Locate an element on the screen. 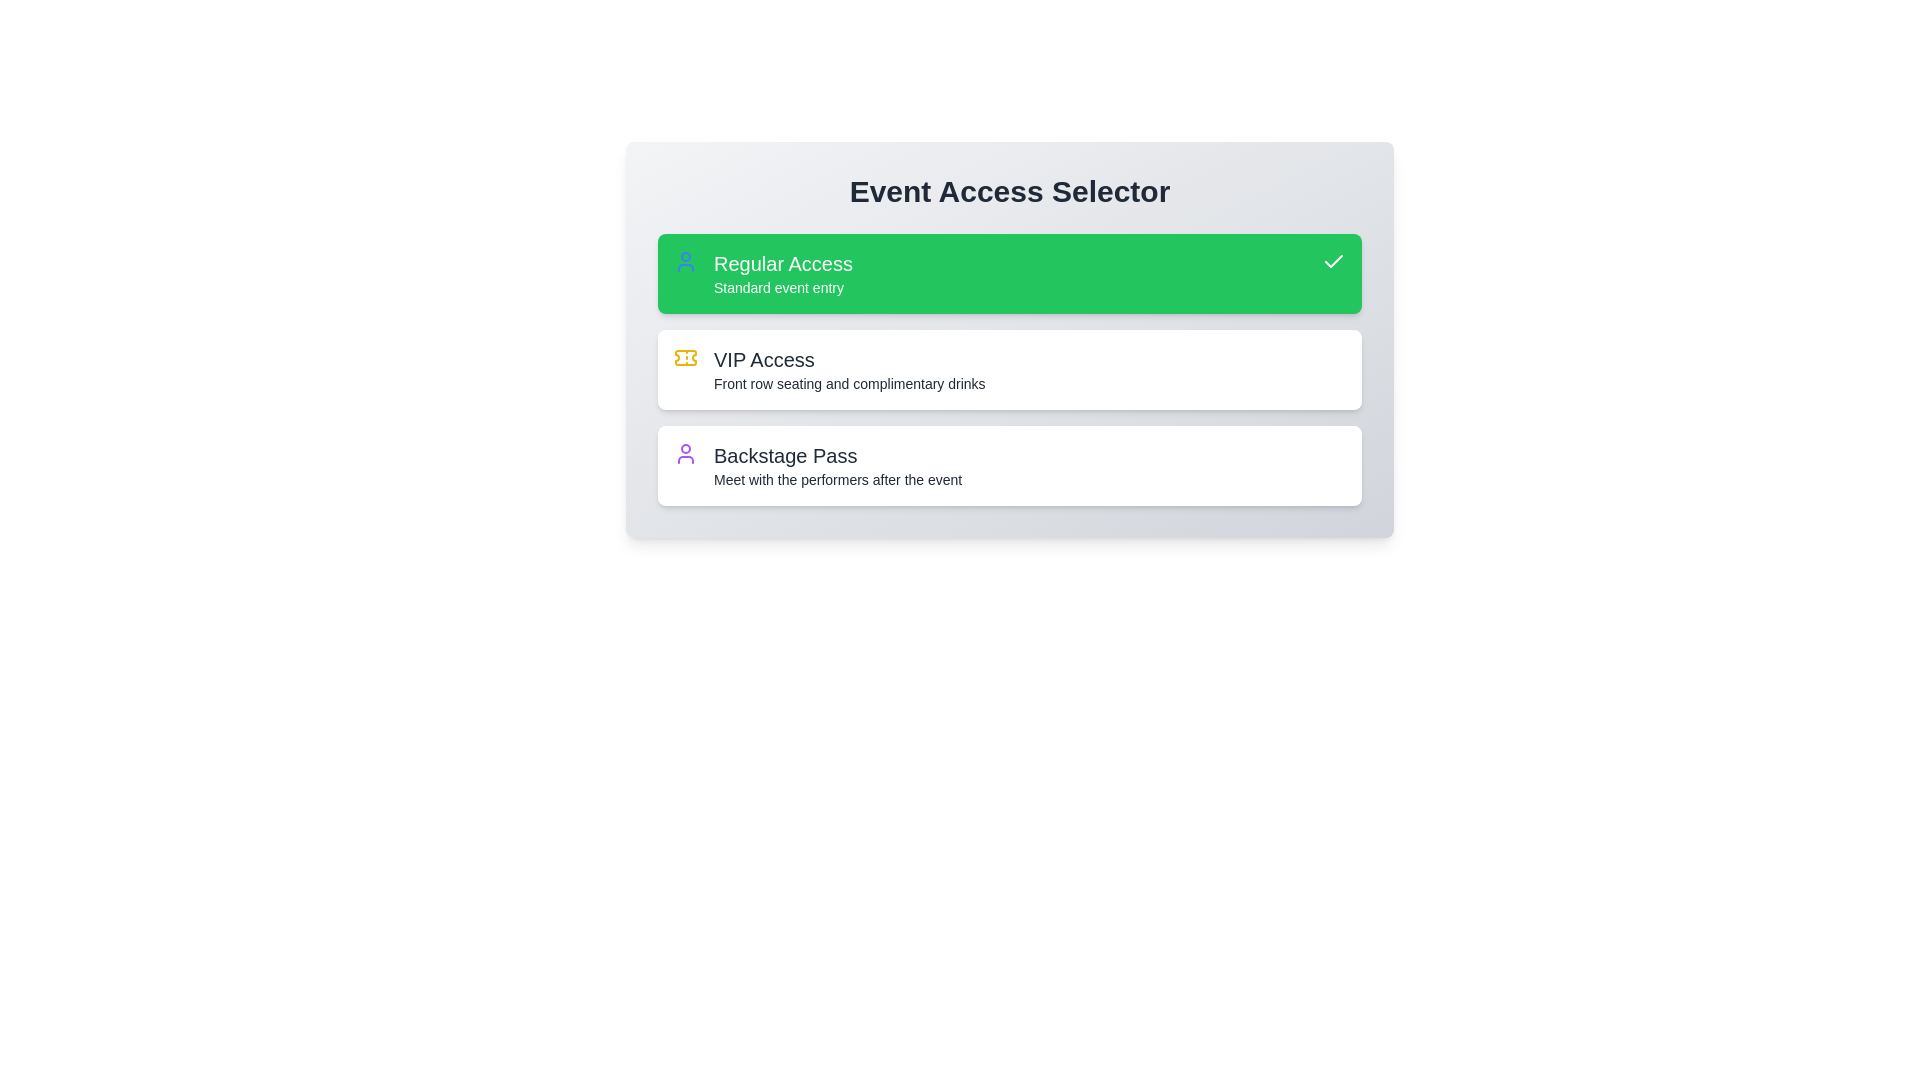 Image resolution: width=1920 pixels, height=1080 pixels. the 'user' icon within the 'Regular Access' button, which is positioned on the left side before the text 'Regular Access.' is located at coordinates (686, 261).